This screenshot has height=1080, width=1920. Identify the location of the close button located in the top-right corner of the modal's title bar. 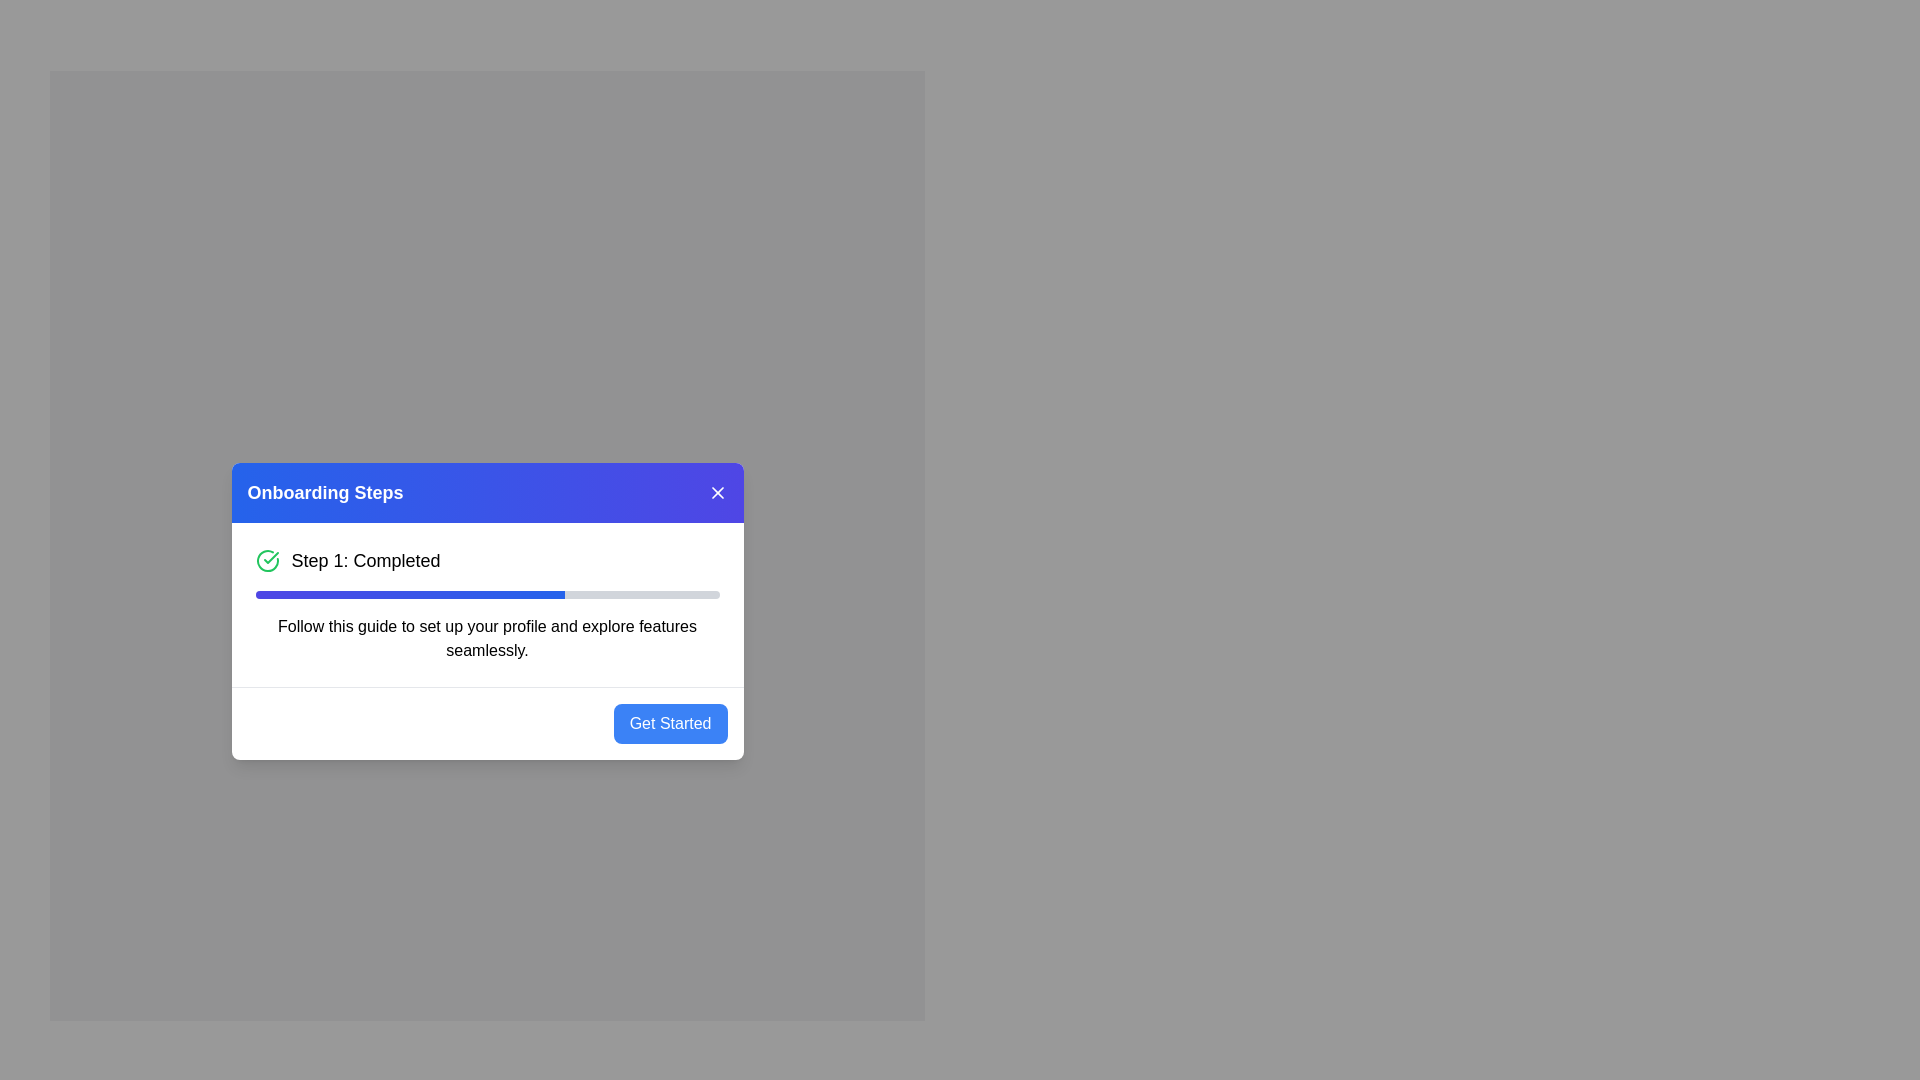
(717, 492).